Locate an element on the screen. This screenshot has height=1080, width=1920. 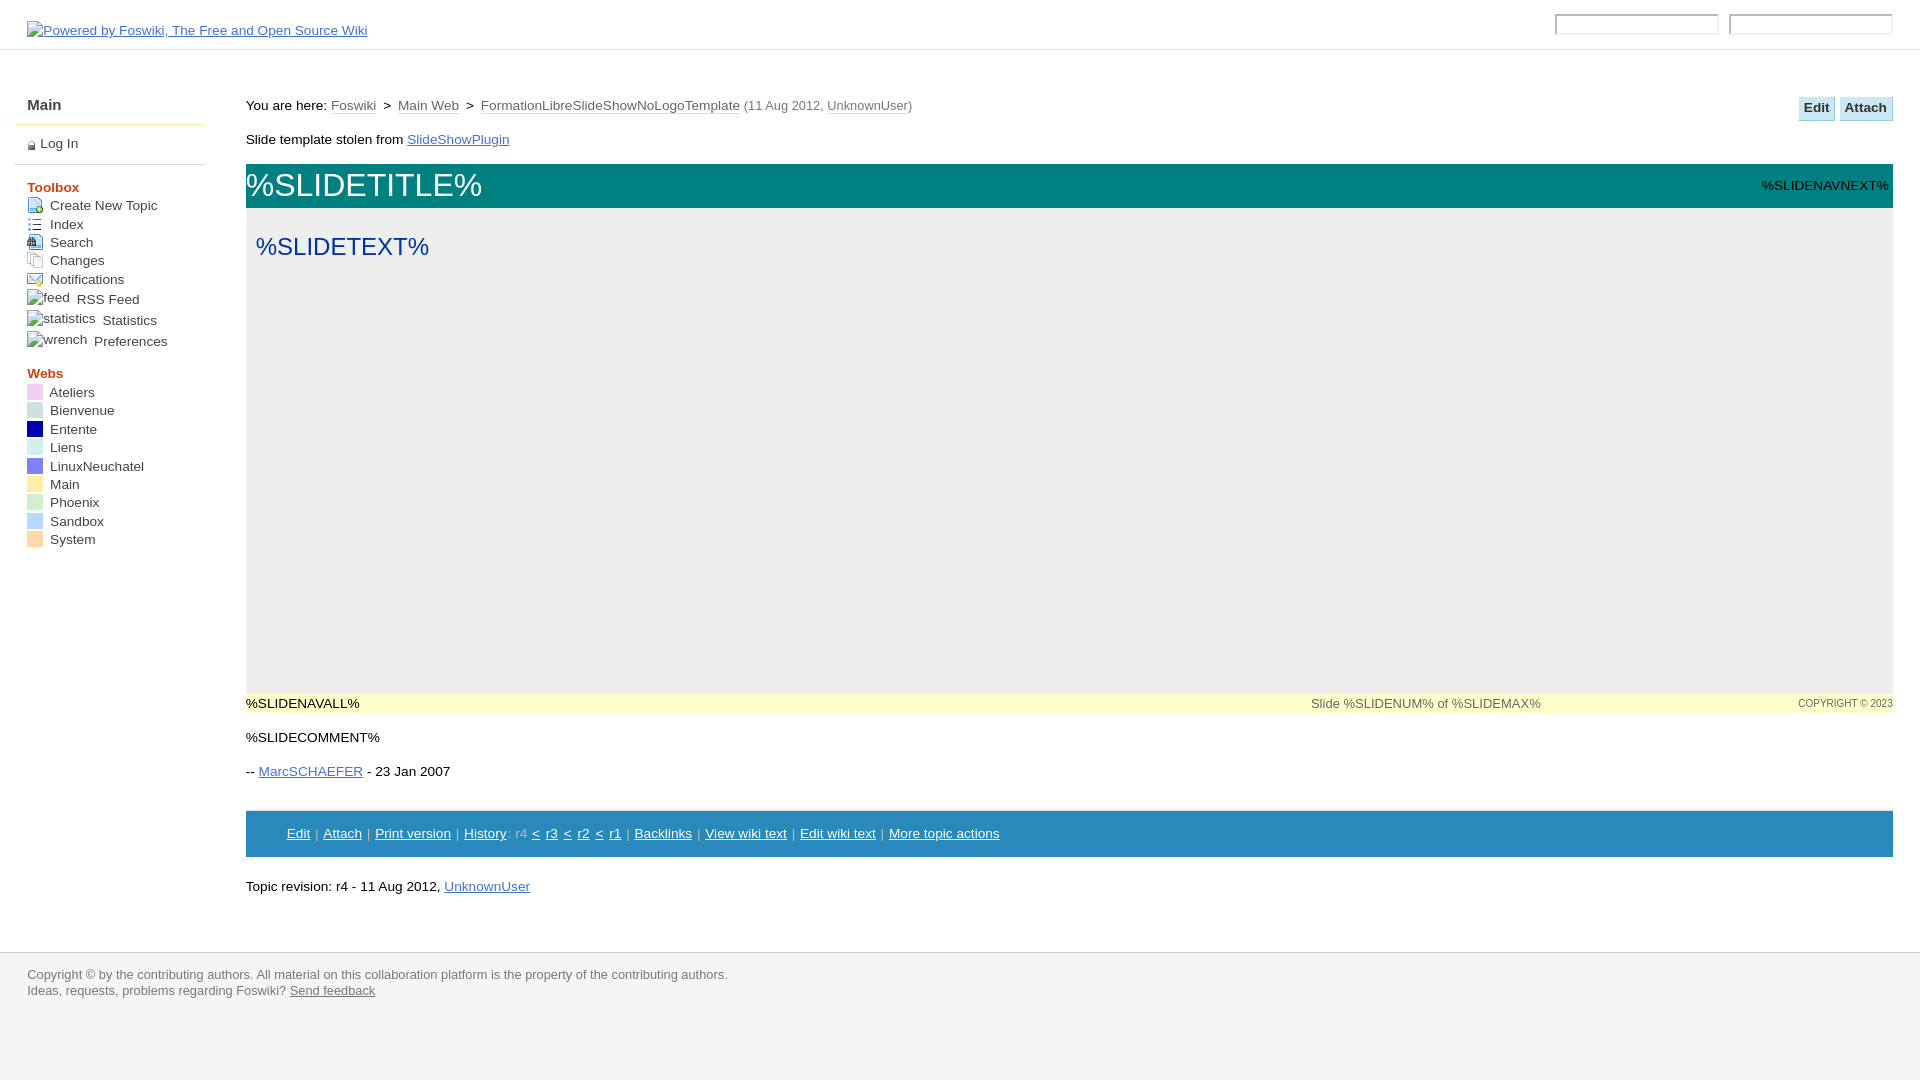
'Search' is located at coordinates (59, 241).